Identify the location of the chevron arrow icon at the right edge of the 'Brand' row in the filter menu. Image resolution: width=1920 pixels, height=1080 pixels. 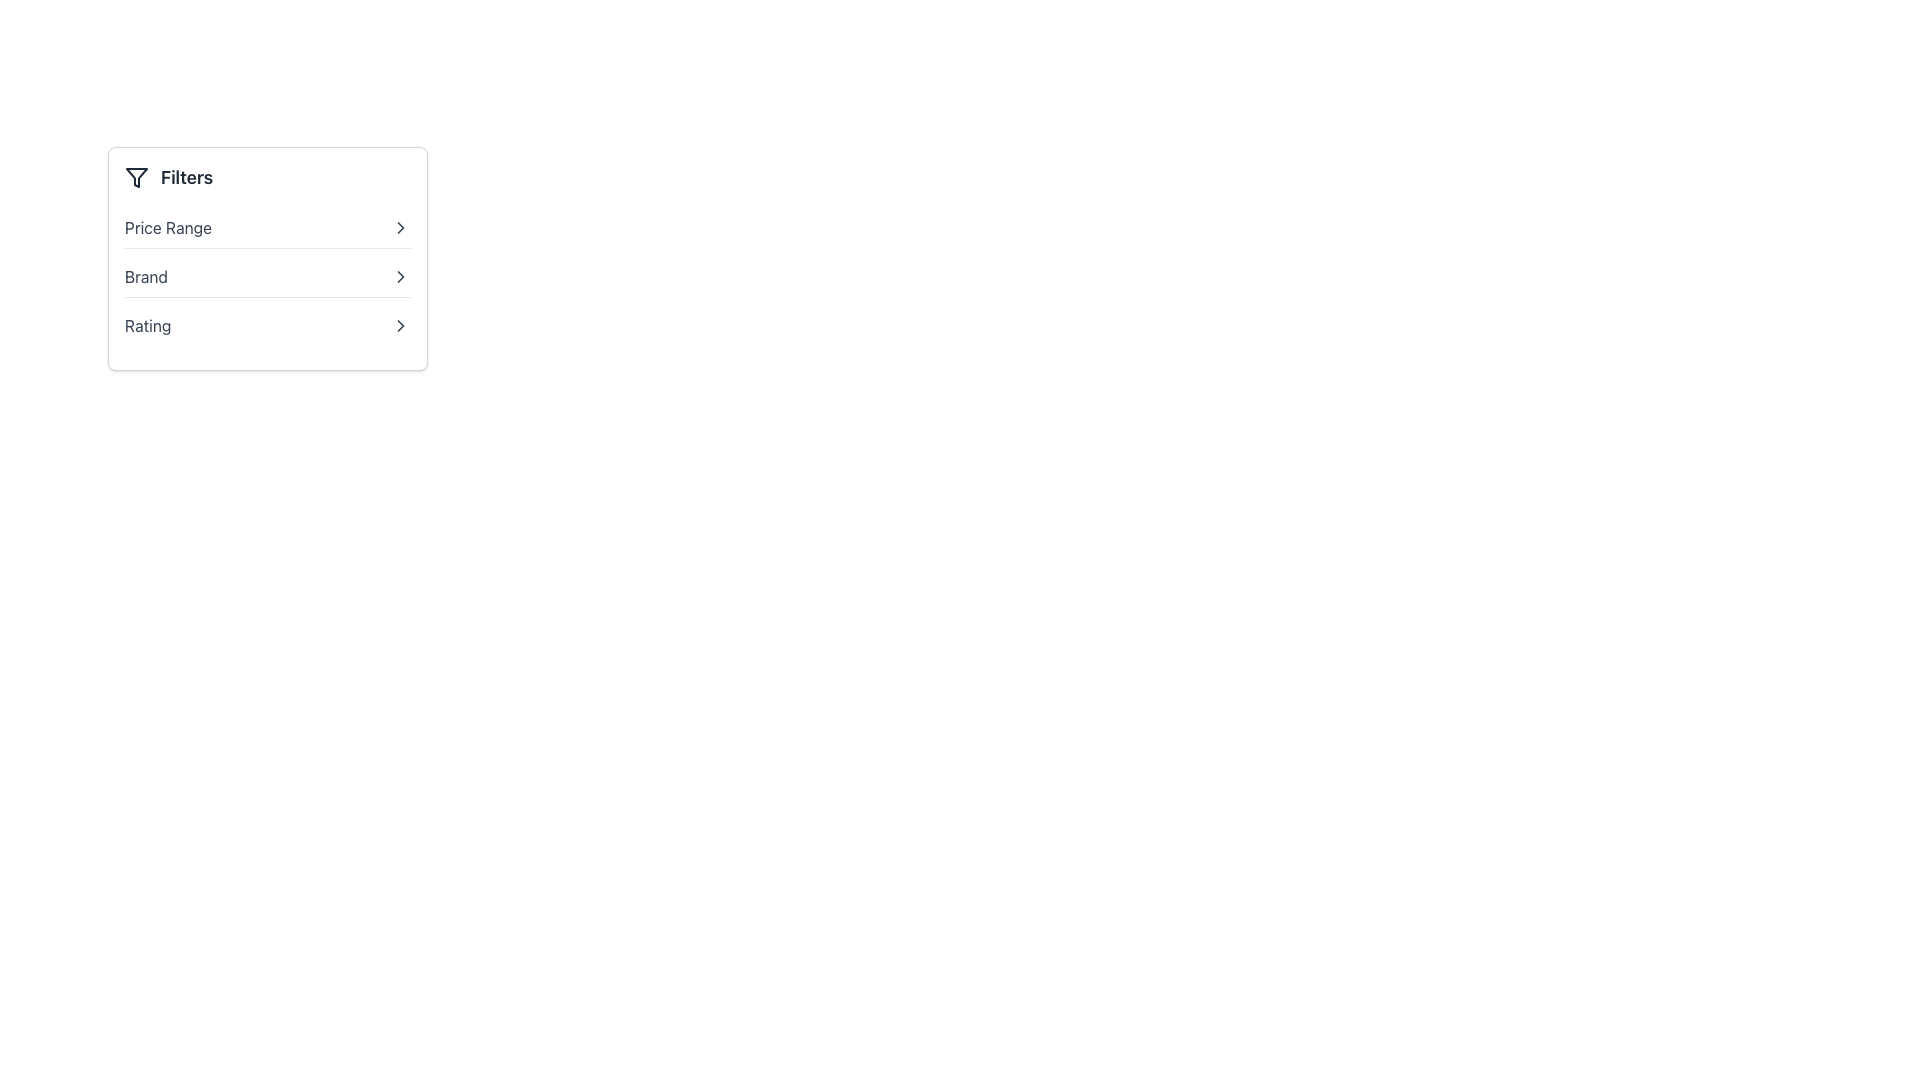
(400, 277).